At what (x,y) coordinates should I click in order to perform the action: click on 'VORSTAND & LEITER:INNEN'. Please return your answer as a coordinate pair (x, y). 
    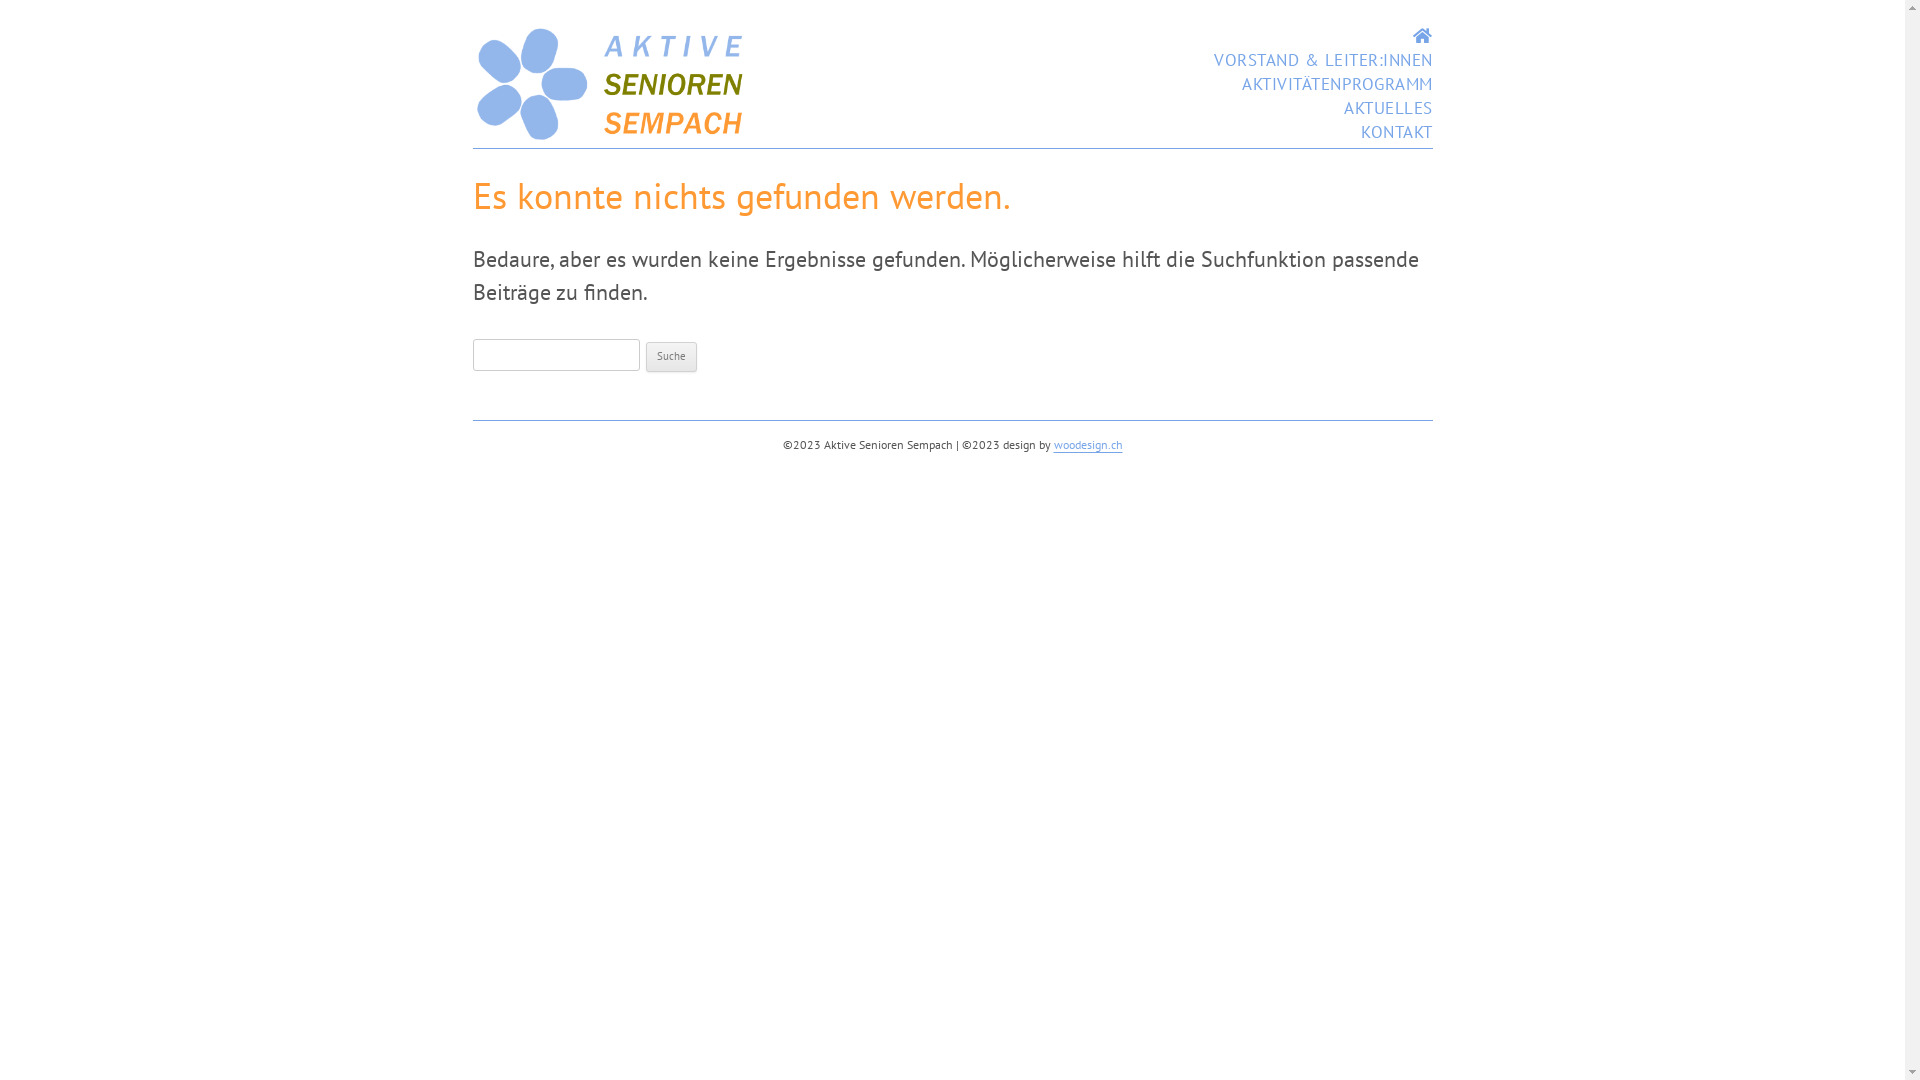
    Looking at the image, I should click on (1323, 59).